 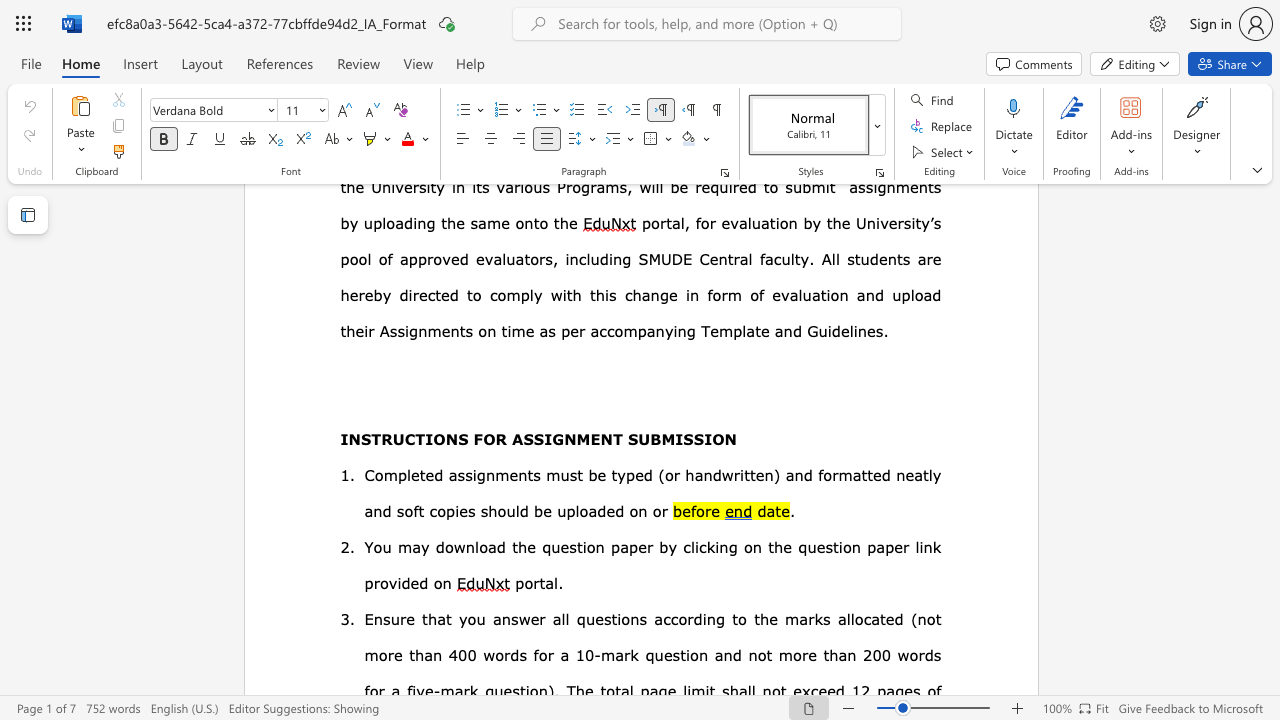 What do you see at coordinates (444, 437) in the screenshot?
I see `the subset text "NS FOR ASSIGNMENT SUBMISSIO" within the text "INSTRUCTIONS FOR ASSIGNMENT SUBMISSION"` at bounding box center [444, 437].